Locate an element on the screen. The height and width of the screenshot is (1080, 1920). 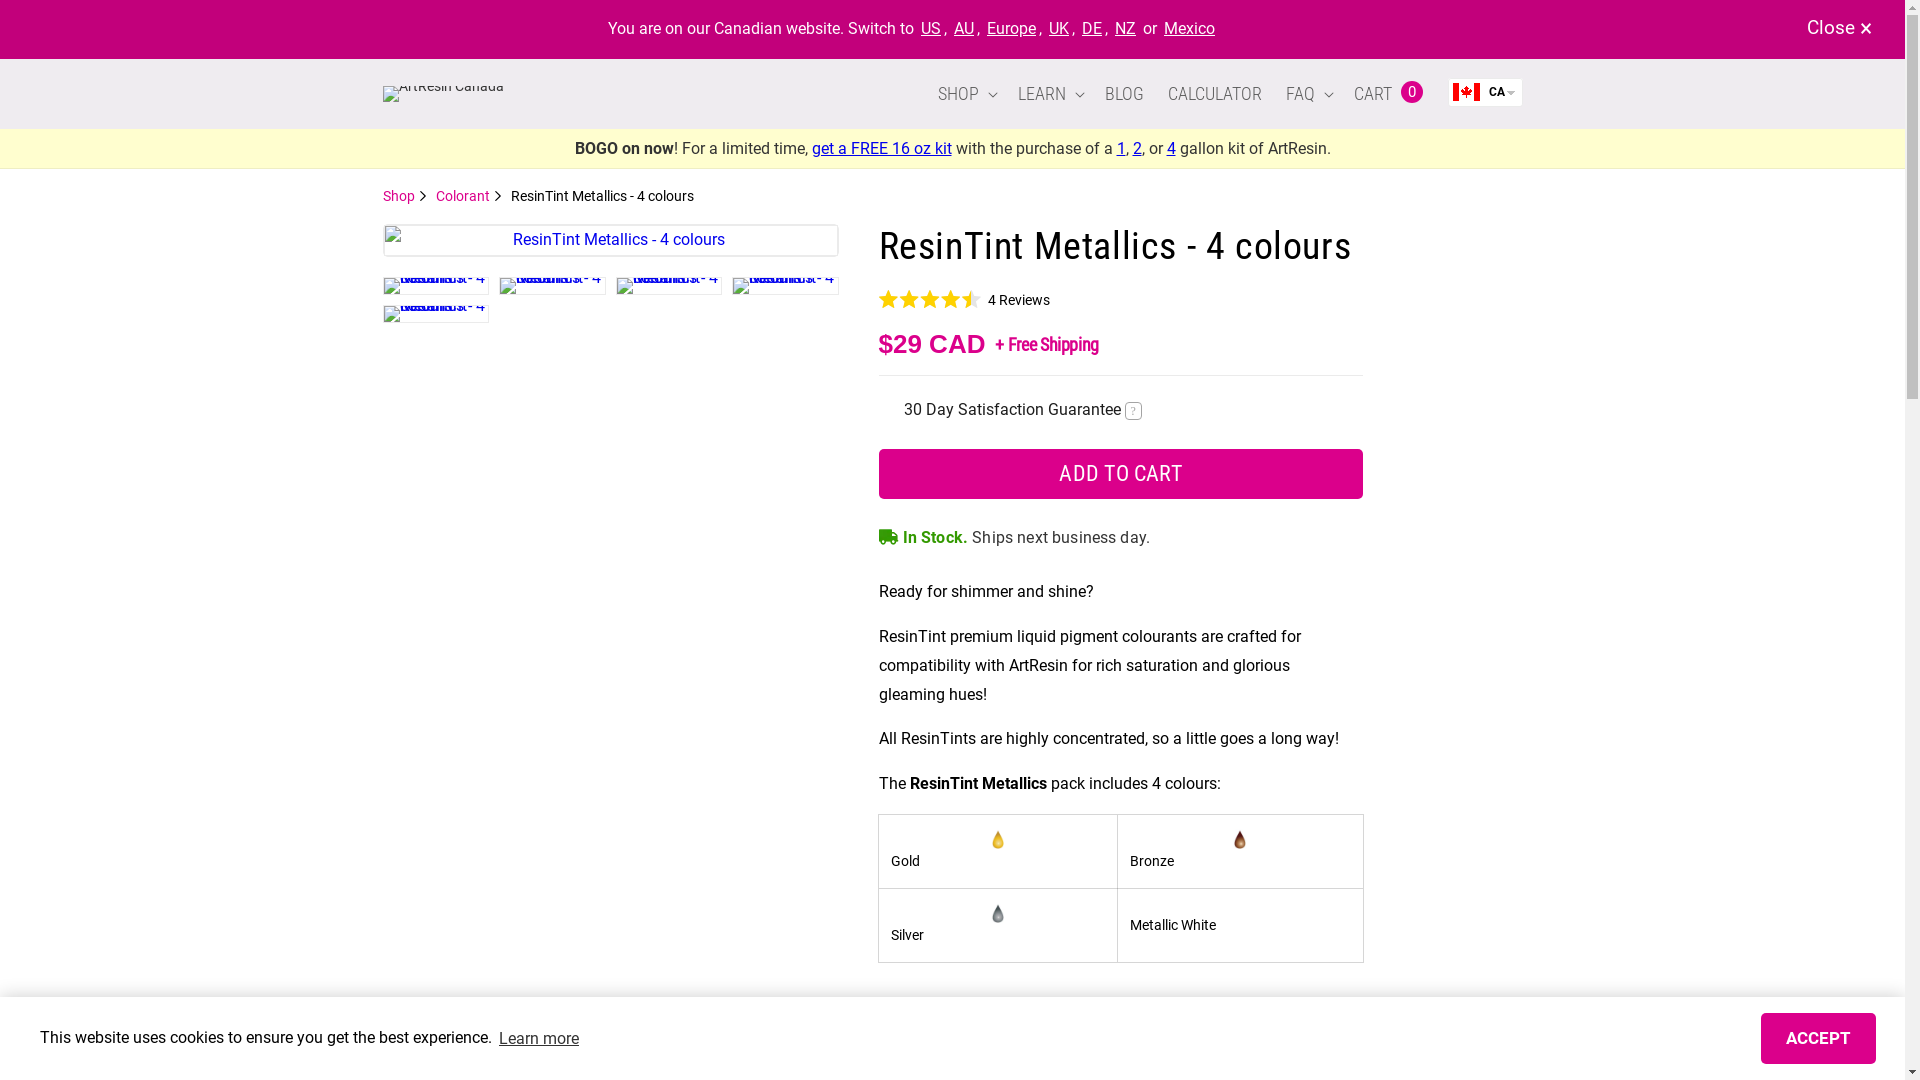
'Colorant' is located at coordinates (468, 196).